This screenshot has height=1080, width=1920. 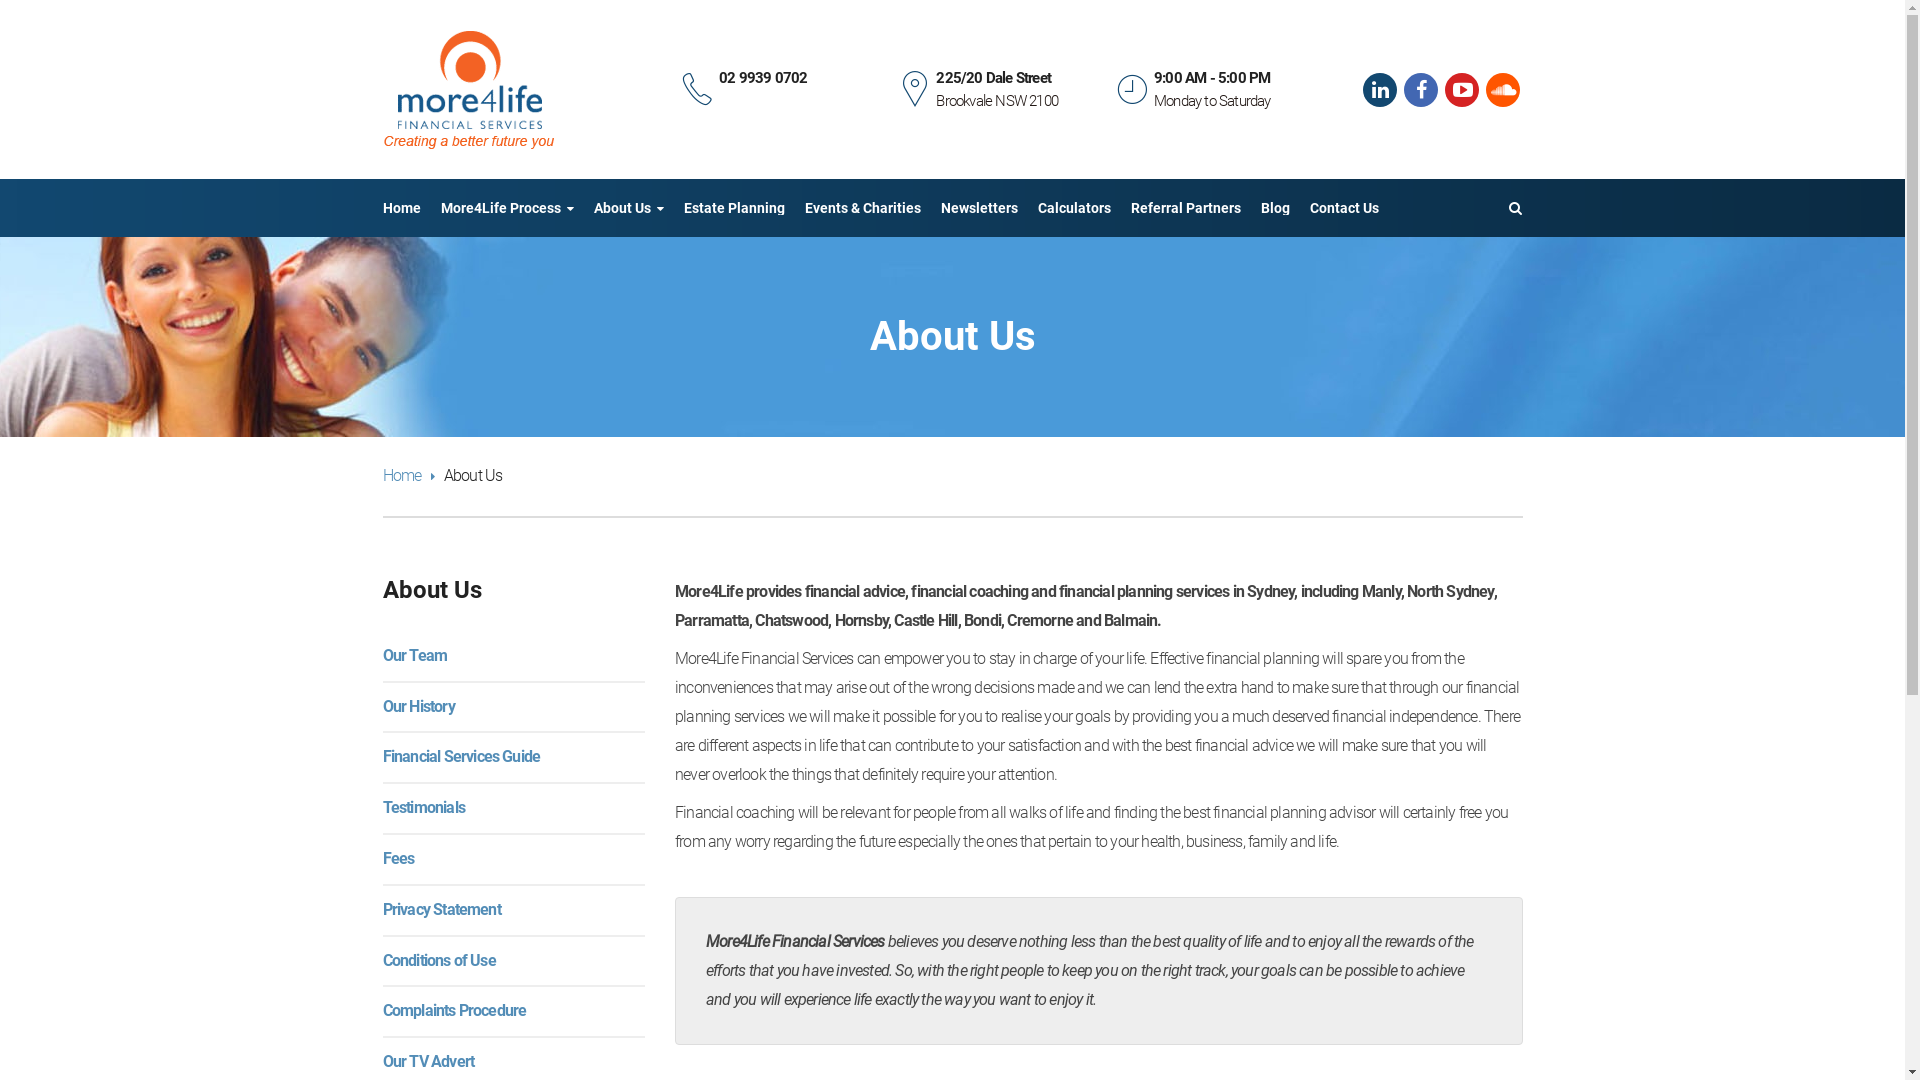 What do you see at coordinates (627, 208) in the screenshot?
I see `'About Us'` at bounding box center [627, 208].